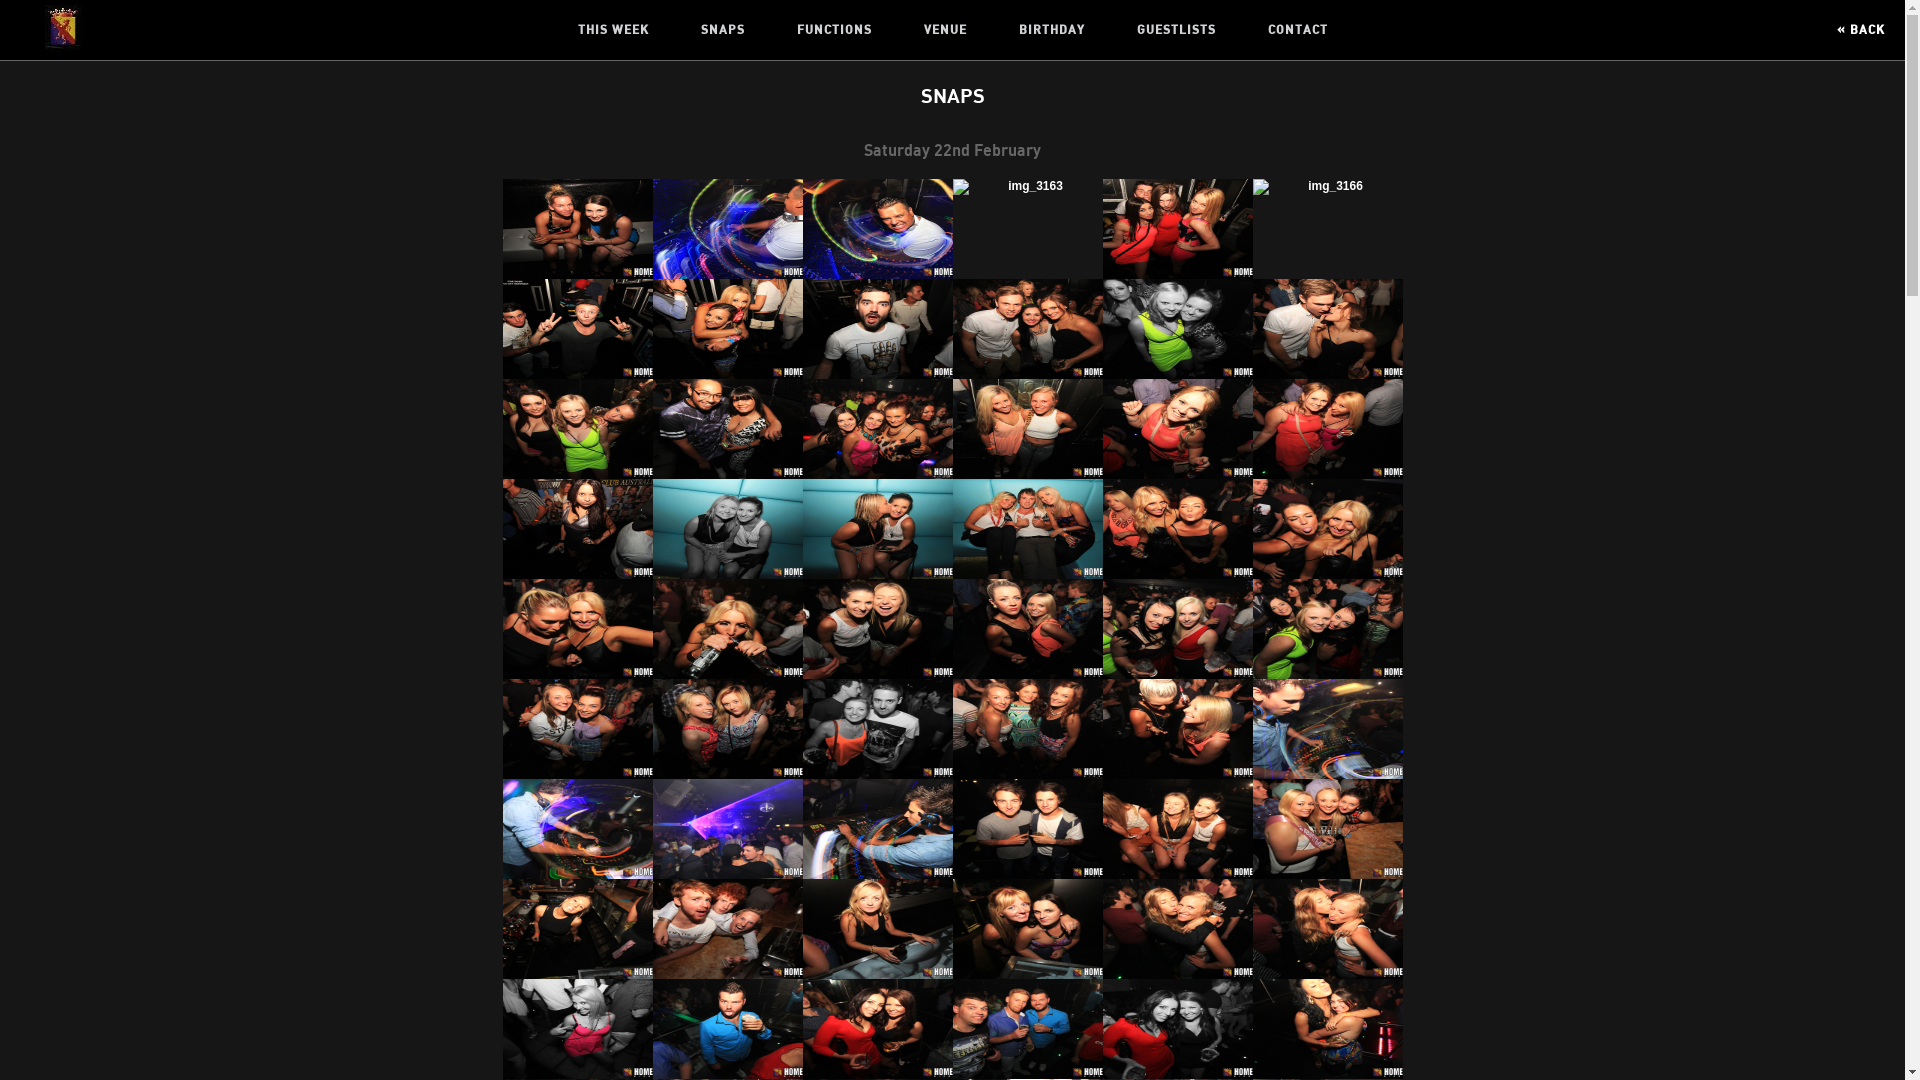  Describe the element at coordinates (575, 729) in the screenshot. I see `' '` at that location.